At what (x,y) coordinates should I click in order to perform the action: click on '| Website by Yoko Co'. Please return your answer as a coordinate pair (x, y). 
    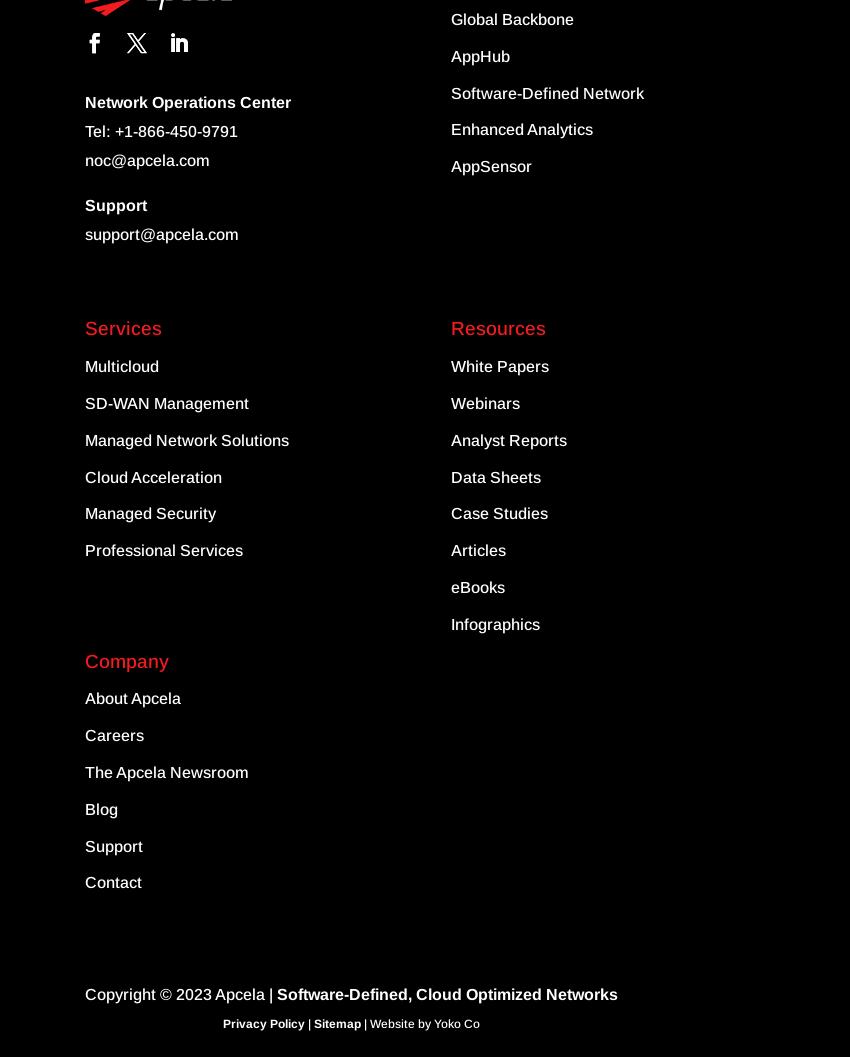
    Looking at the image, I should click on (420, 1023).